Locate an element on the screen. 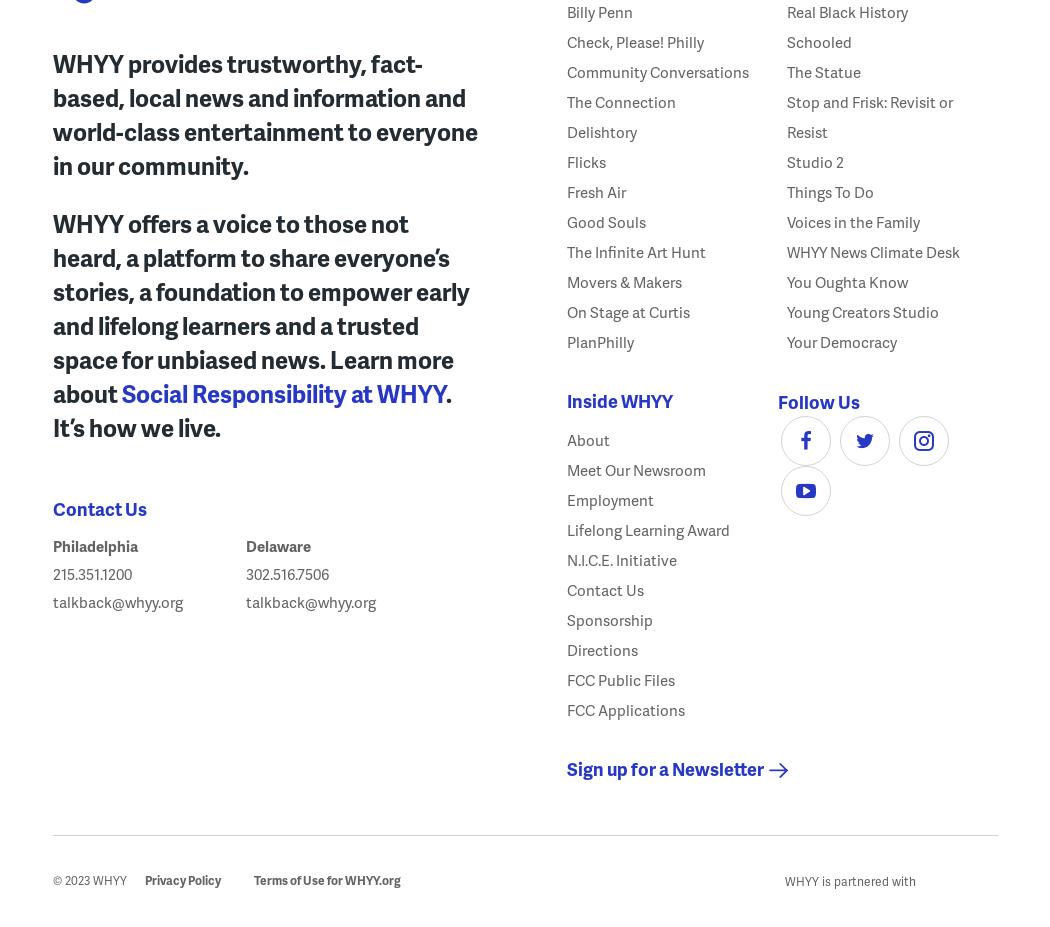 This screenshot has width=1050, height=927. '215.351.1200' is located at coordinates (91, 573).